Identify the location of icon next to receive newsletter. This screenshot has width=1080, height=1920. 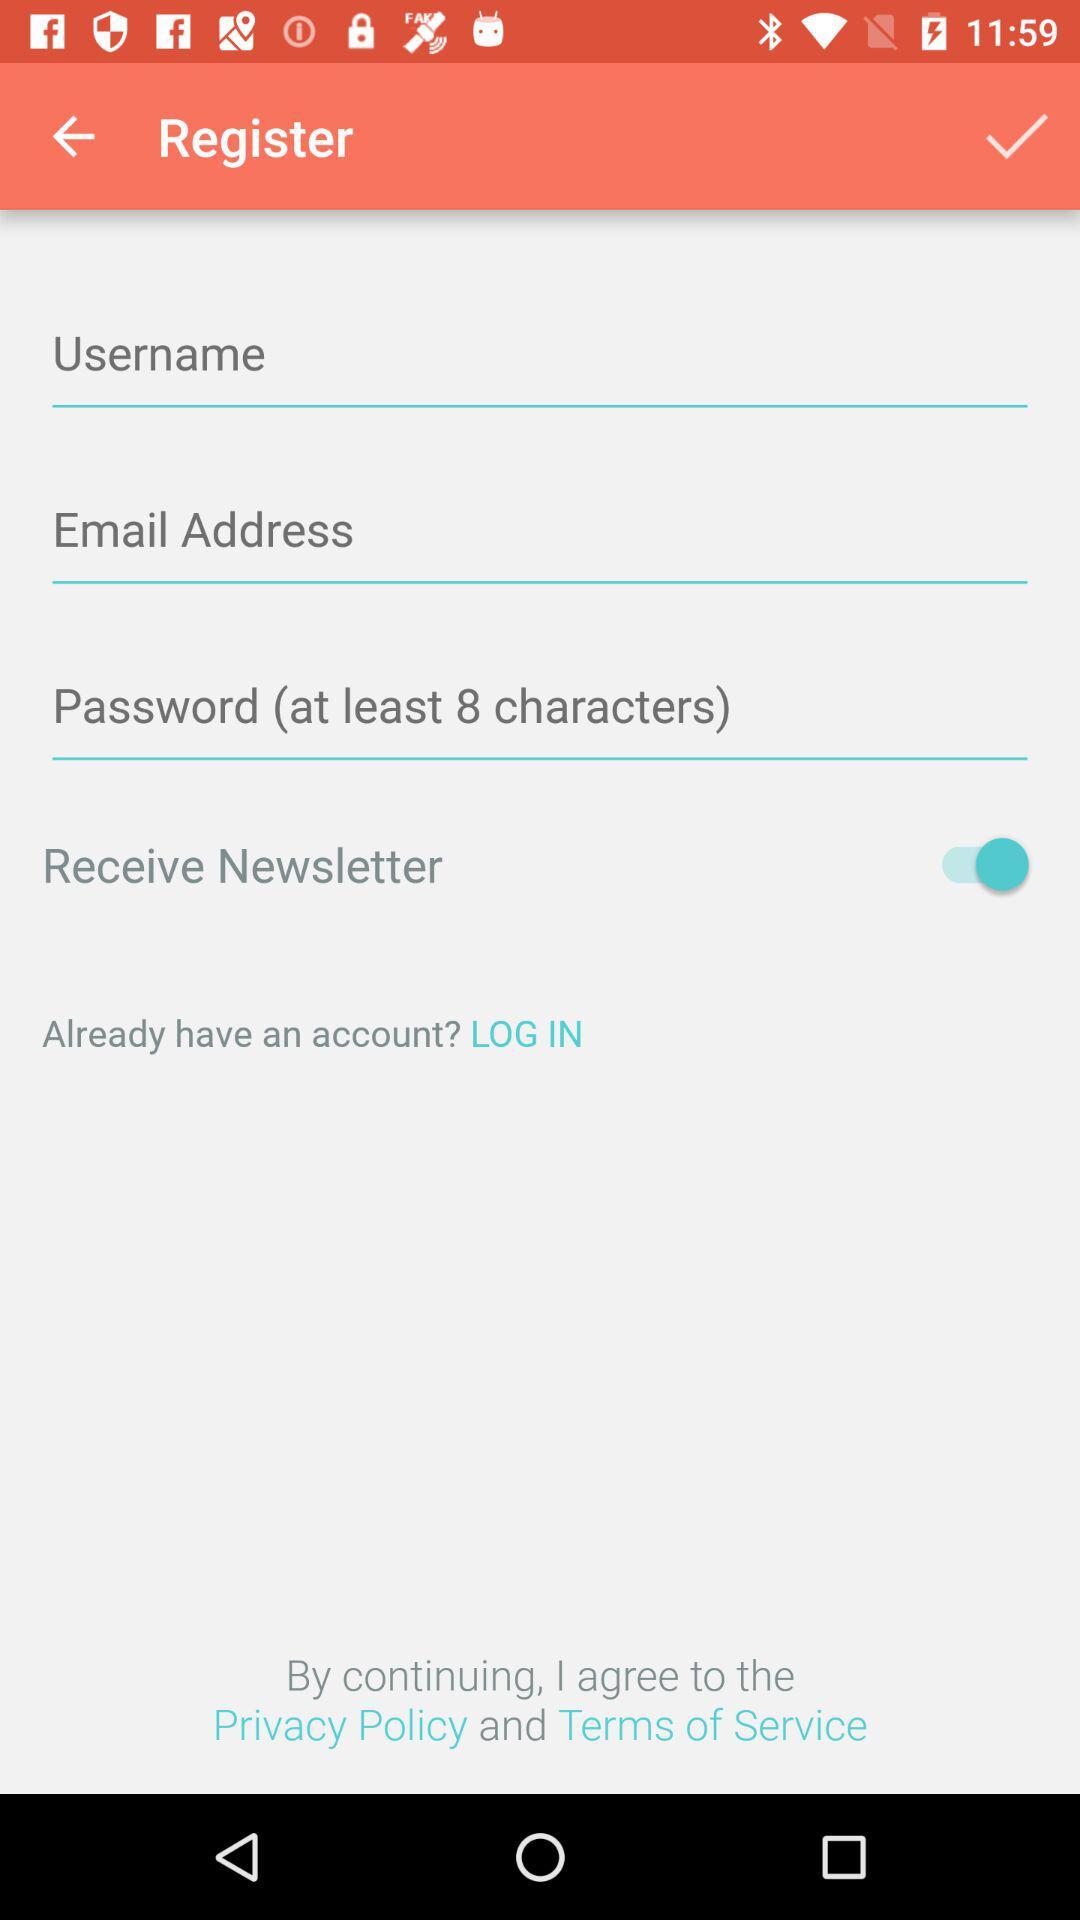
(974, 864).